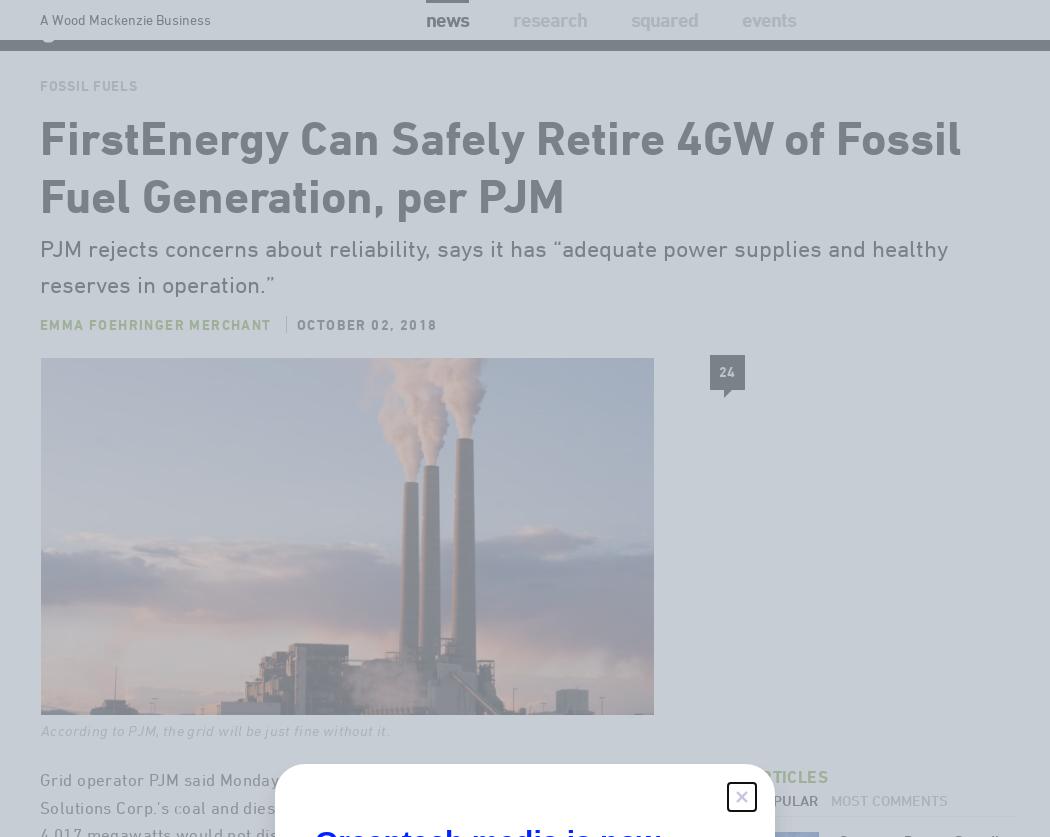 Image resolution: width=1050 pixels, height=837 pixels. What do you see at coordinates (727, 85) in the screenshot?
I see `'White Papers'` at bounding box center [727, 85].